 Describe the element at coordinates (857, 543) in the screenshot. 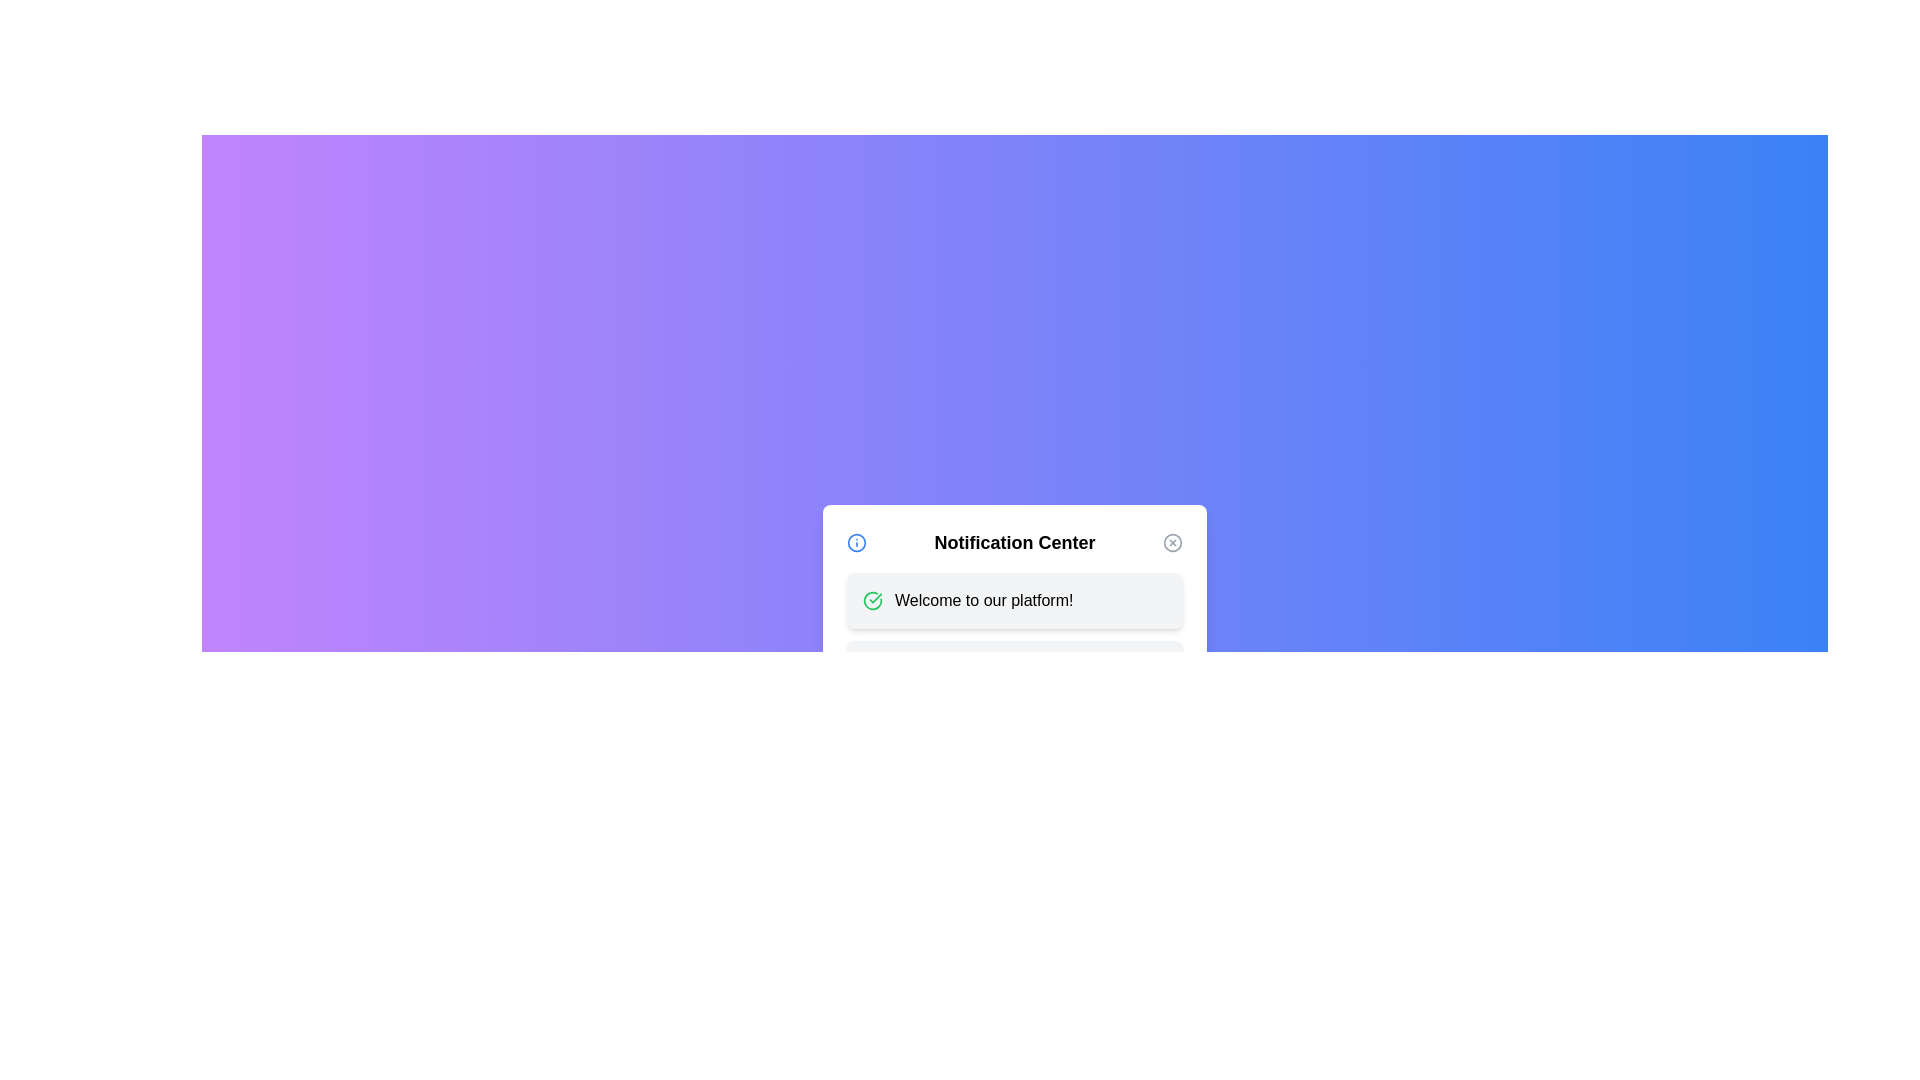

I see `the blue circular information icon with a lowercase 'i', located to the left of the 'Notification Center' text in the header section` at that location.